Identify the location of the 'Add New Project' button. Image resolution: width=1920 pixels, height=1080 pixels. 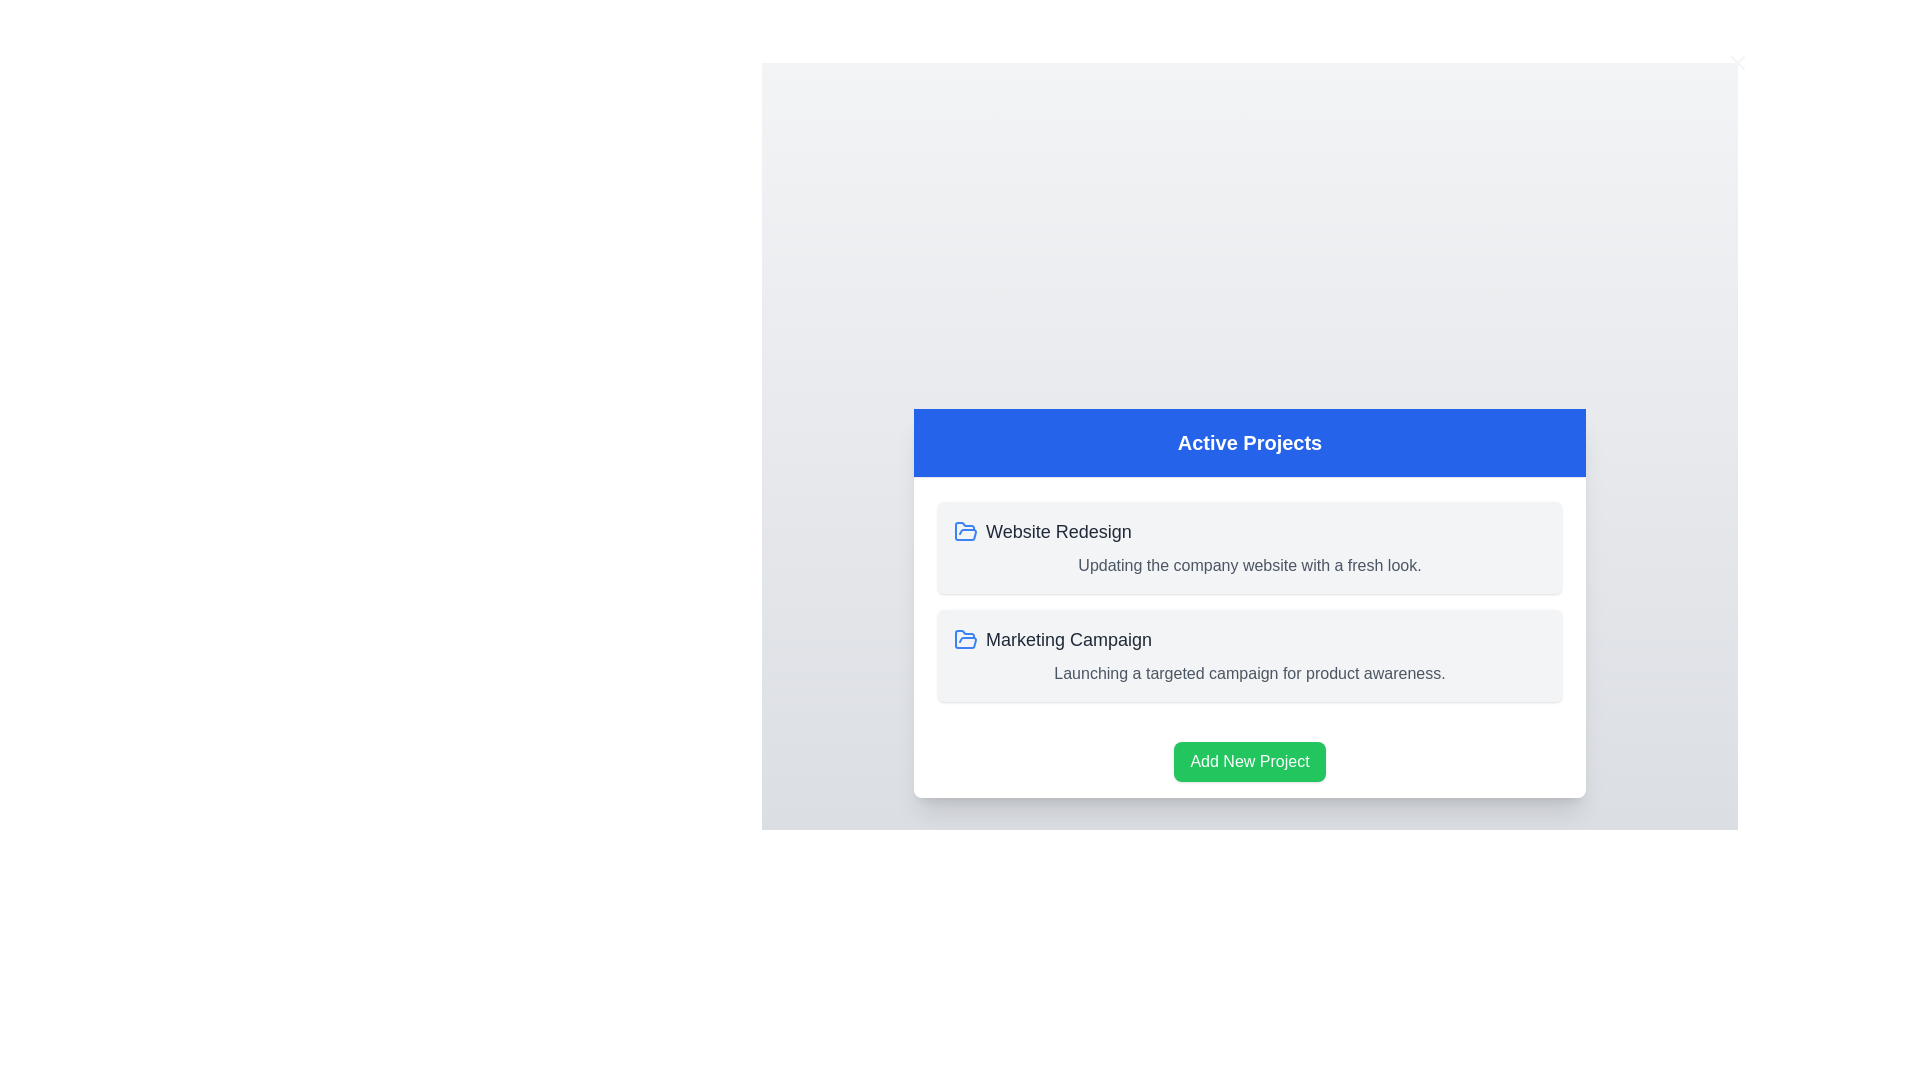
(1248, 761).